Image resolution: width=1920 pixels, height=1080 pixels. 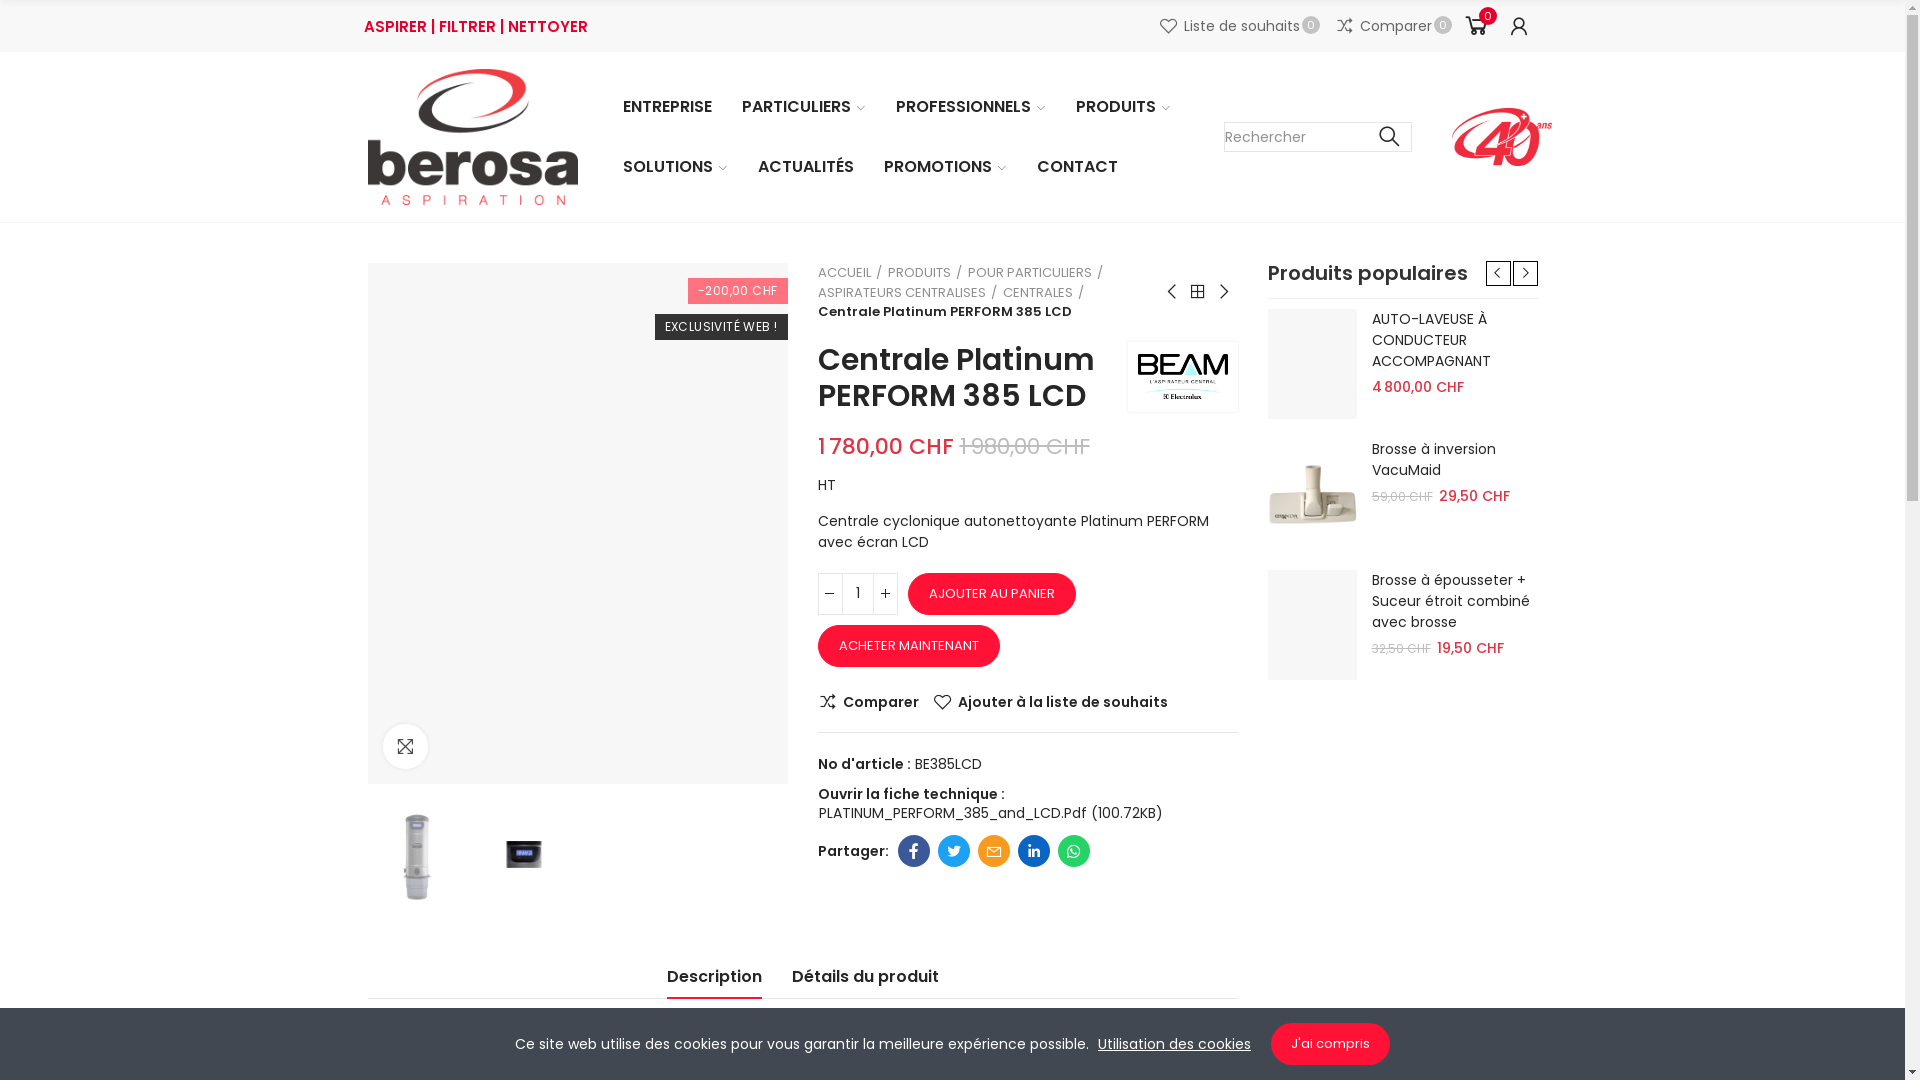 What do you see at coordinates (617, 107) in the screenshot?
I see `'ENTREPRISE'` at bounding box center [617, 107].